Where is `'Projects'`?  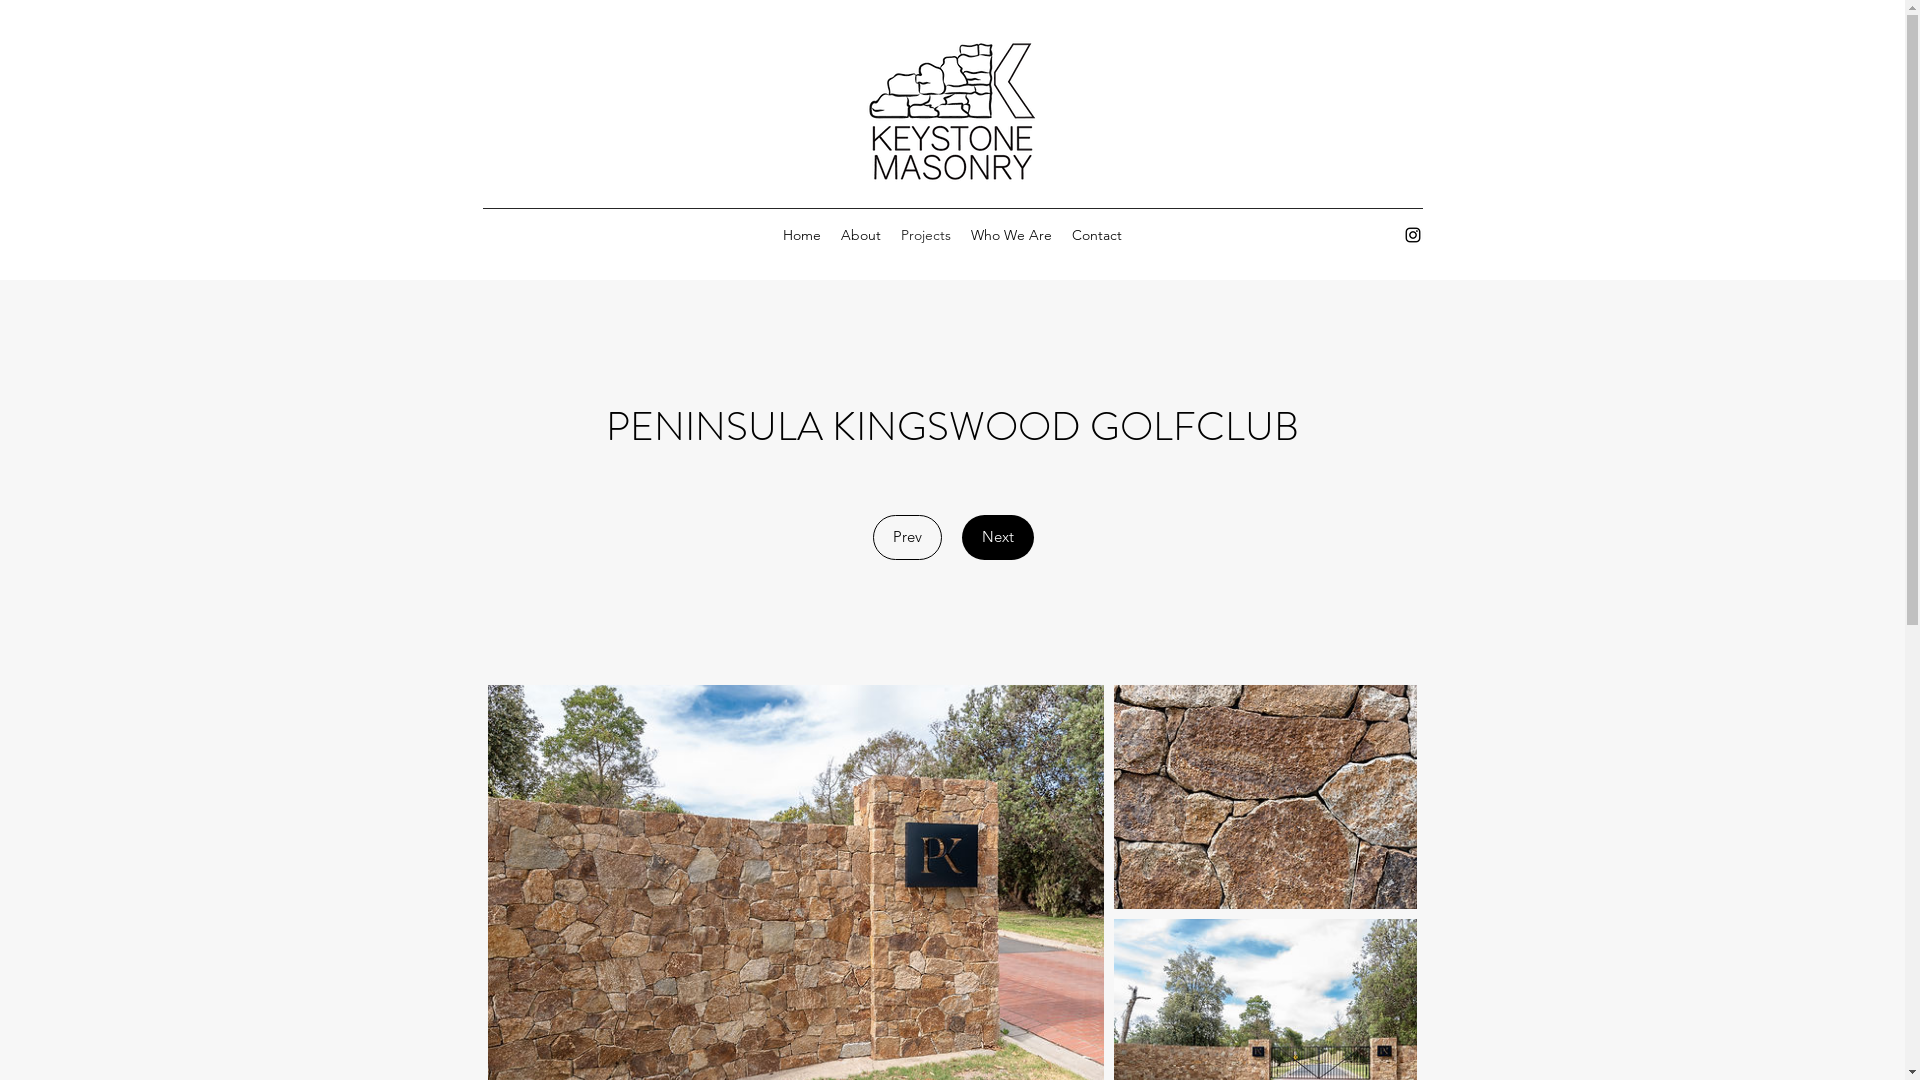
'Projects' is located at coordinates (925, 234).